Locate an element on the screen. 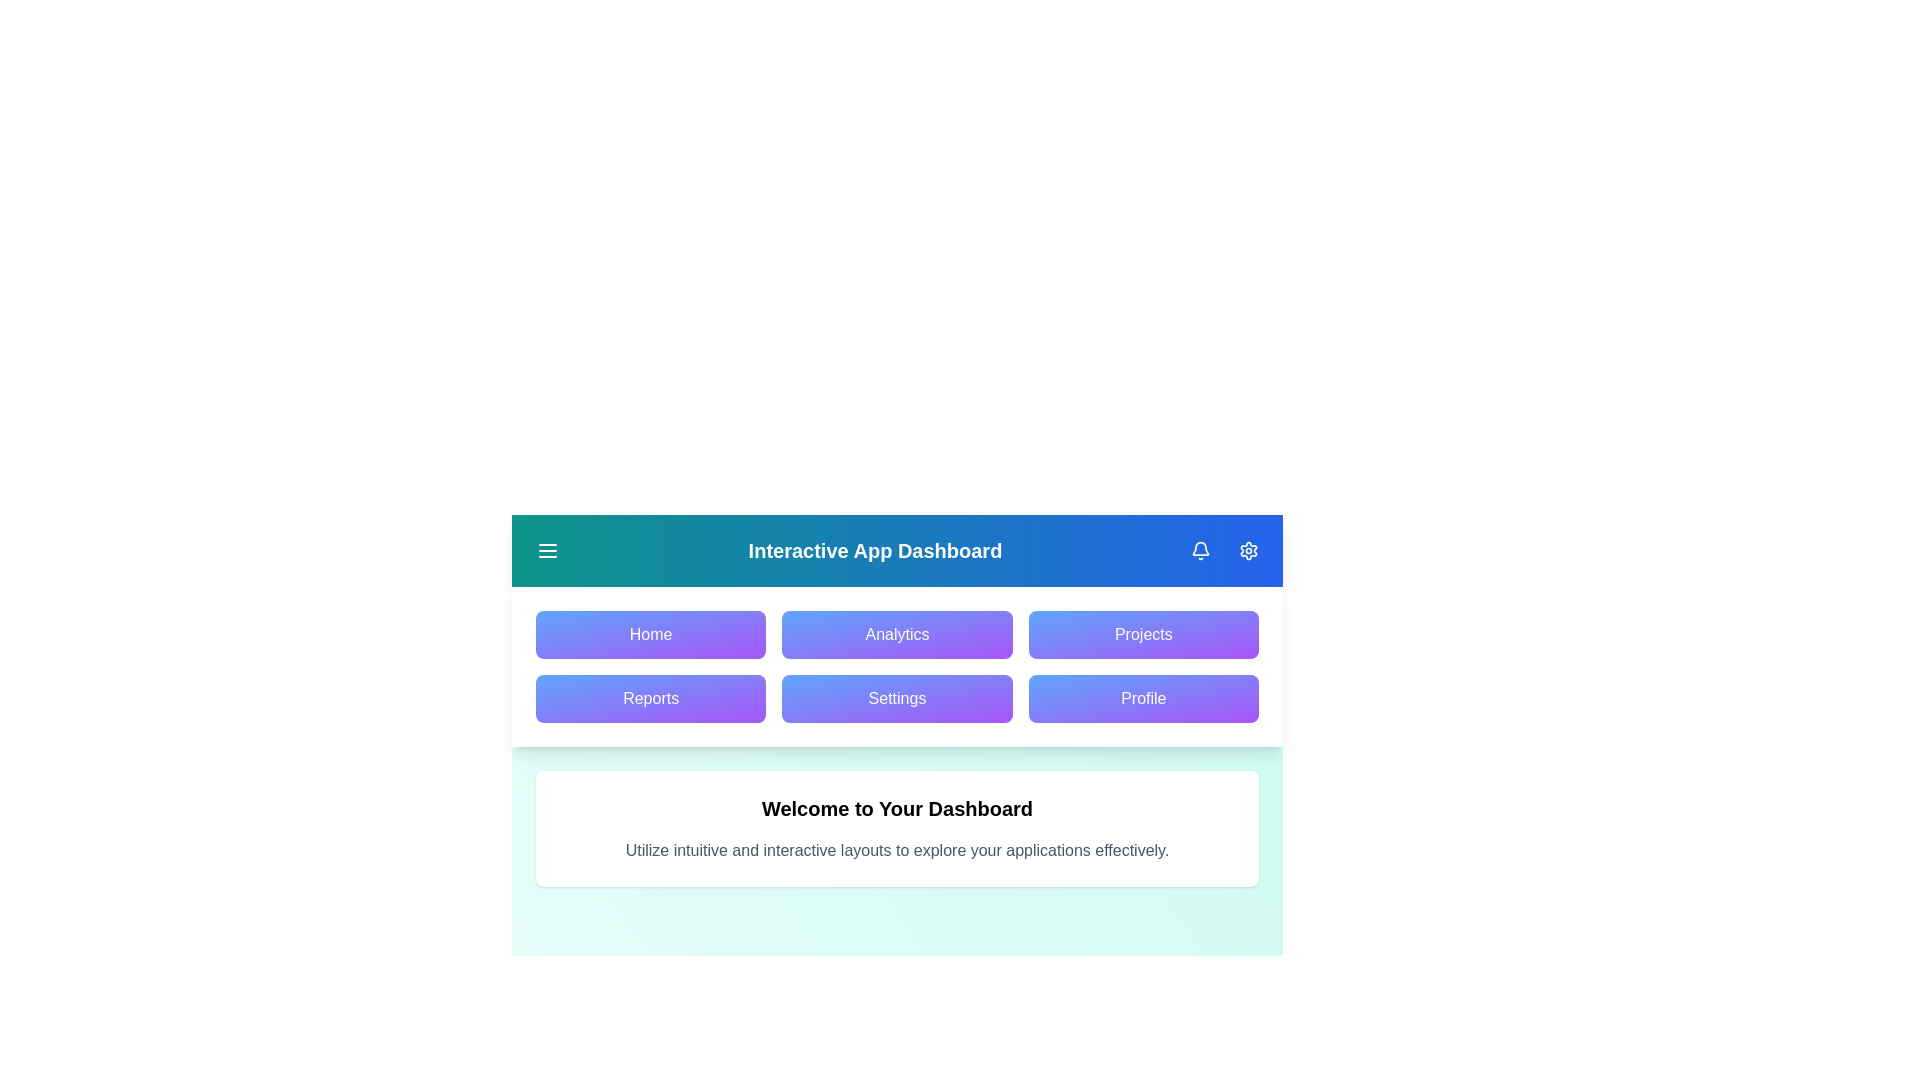 The image size is (1920, 1080). the navigation menu item Profile is located at coordinates (1143, 697).